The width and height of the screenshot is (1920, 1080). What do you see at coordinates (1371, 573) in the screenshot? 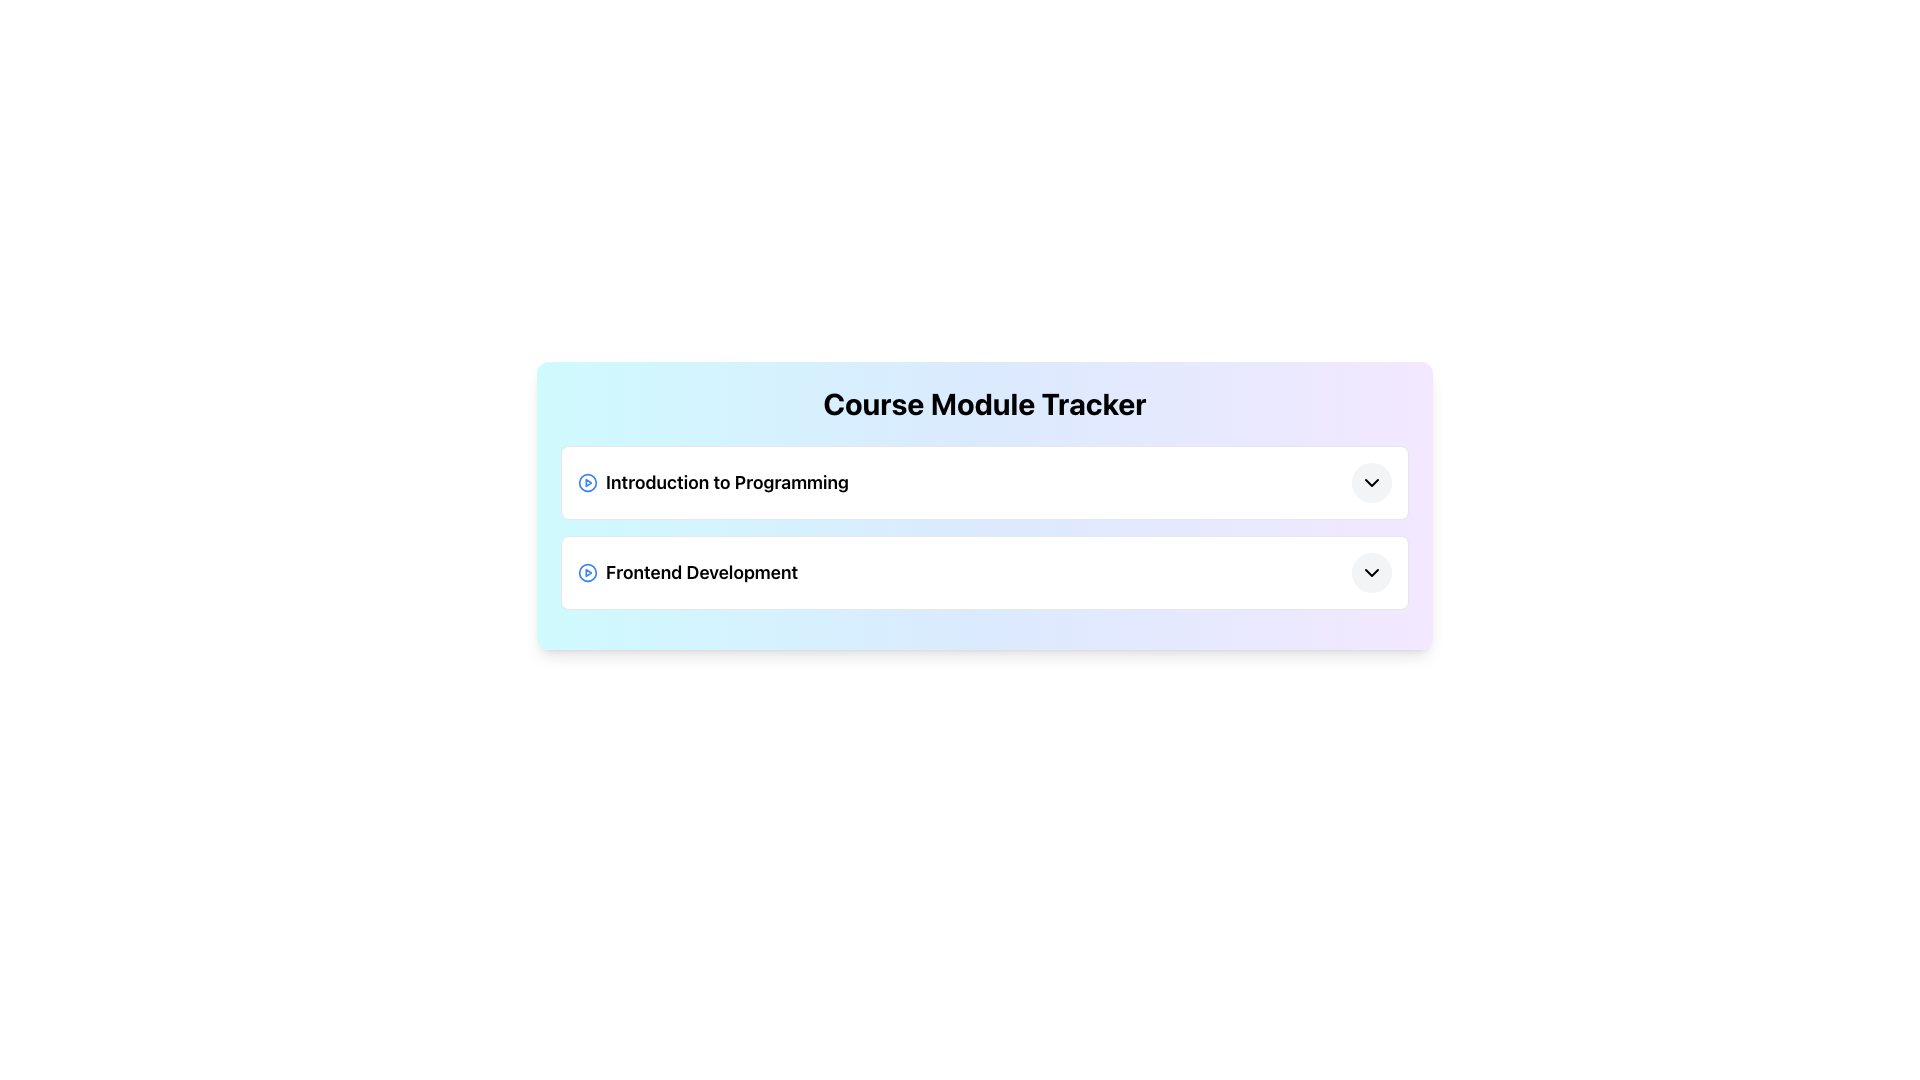
I see `the downward-pointing chevron icon located in the second row of the course module tracker next to the 'Frontend Development' label for additional highlight` at bounding box center [1371, 573].